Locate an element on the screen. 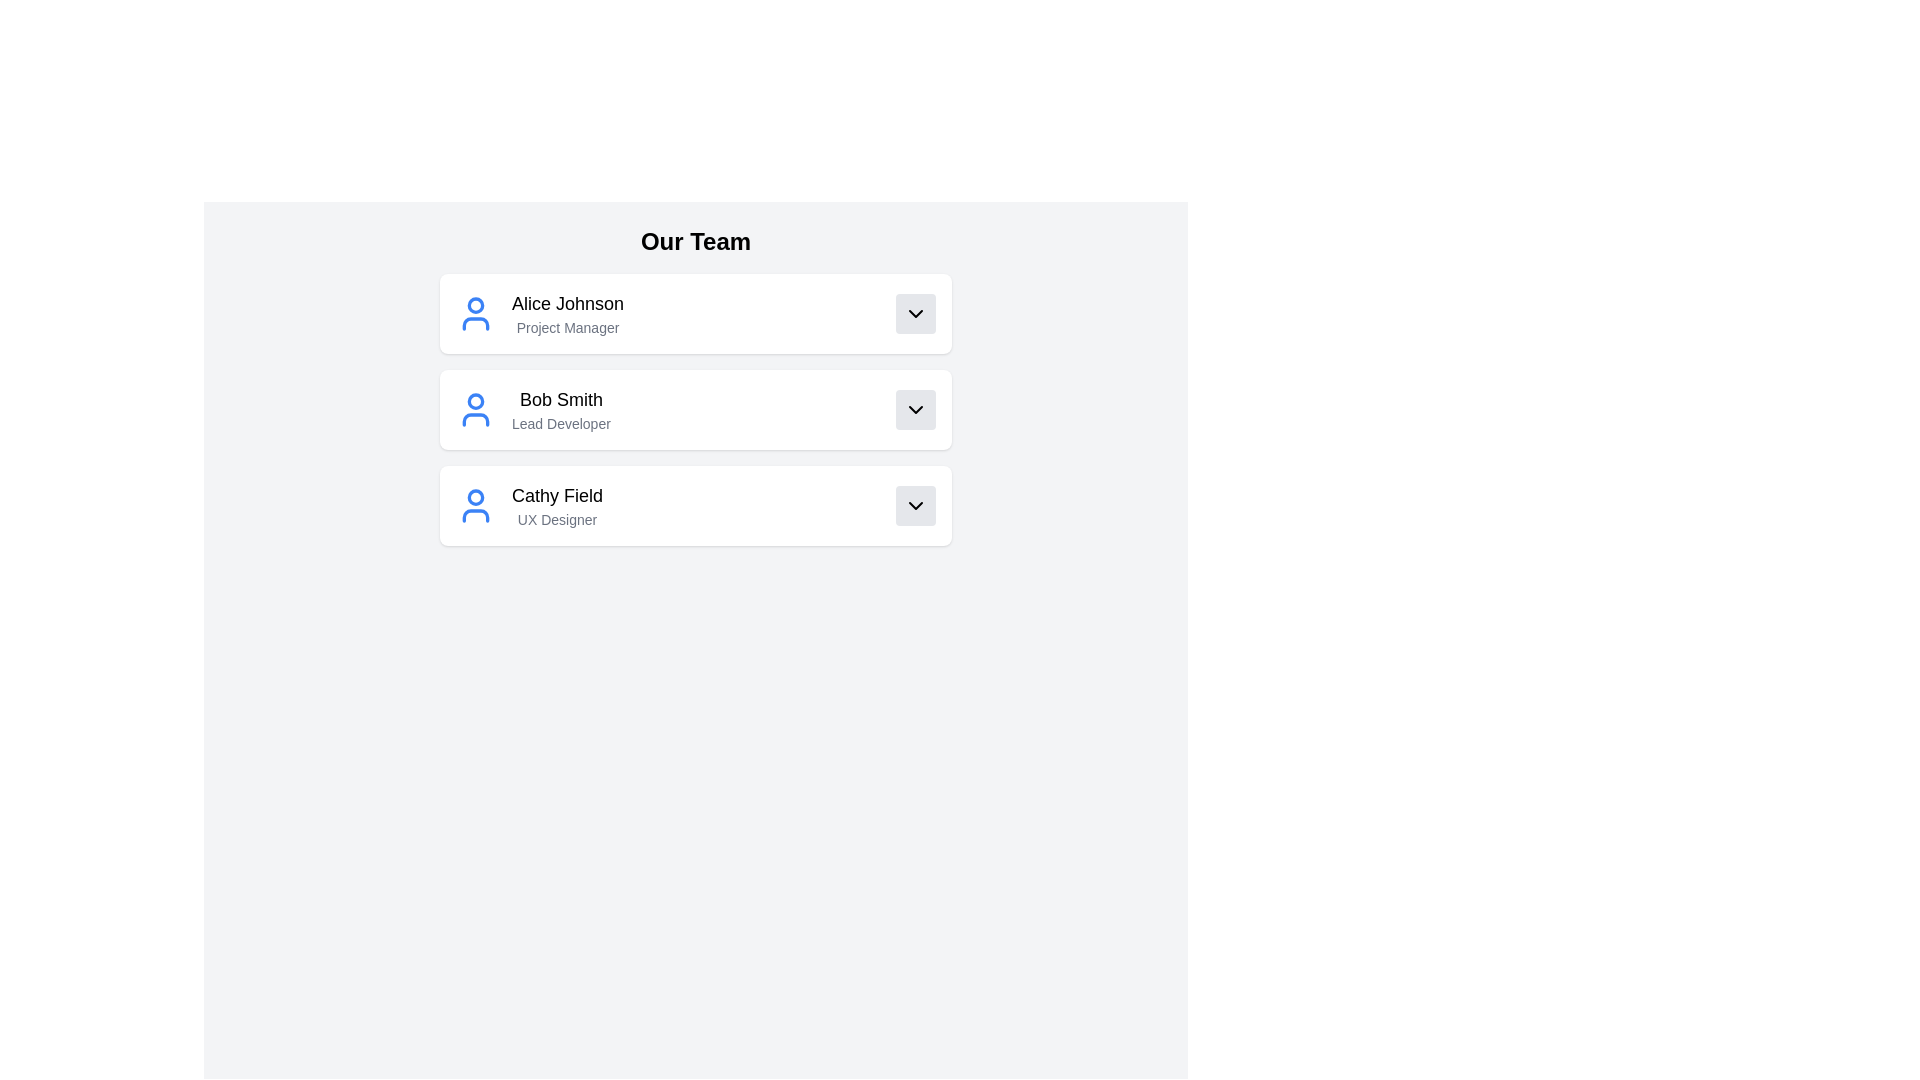 The width and height of the screenshot is (1920, 1080). the user icon associated with 'Cathy Field', which is a bright blue circular icon located to the left of the text 'Cathy Field' and 'UX Designer' is located at coordinates (474, 504).